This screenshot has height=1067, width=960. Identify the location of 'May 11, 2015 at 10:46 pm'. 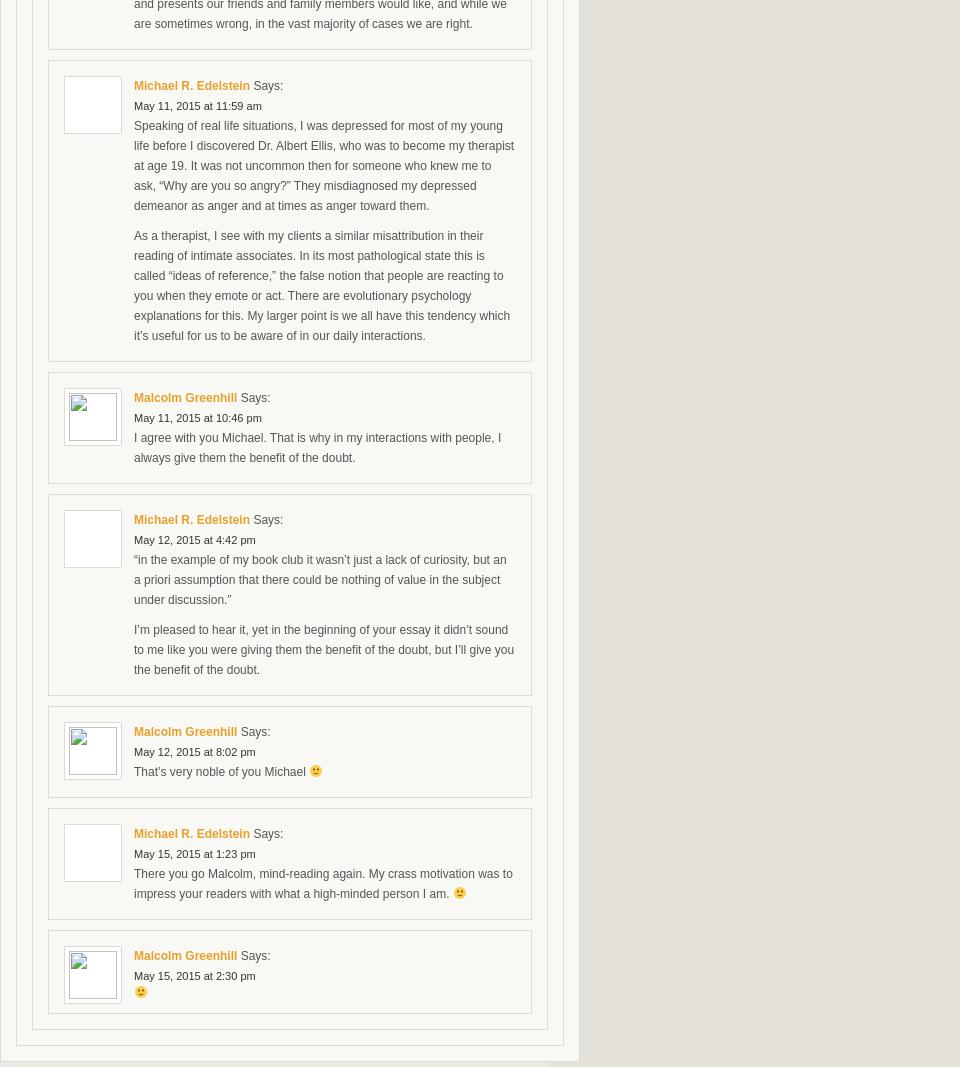
(197, 417).